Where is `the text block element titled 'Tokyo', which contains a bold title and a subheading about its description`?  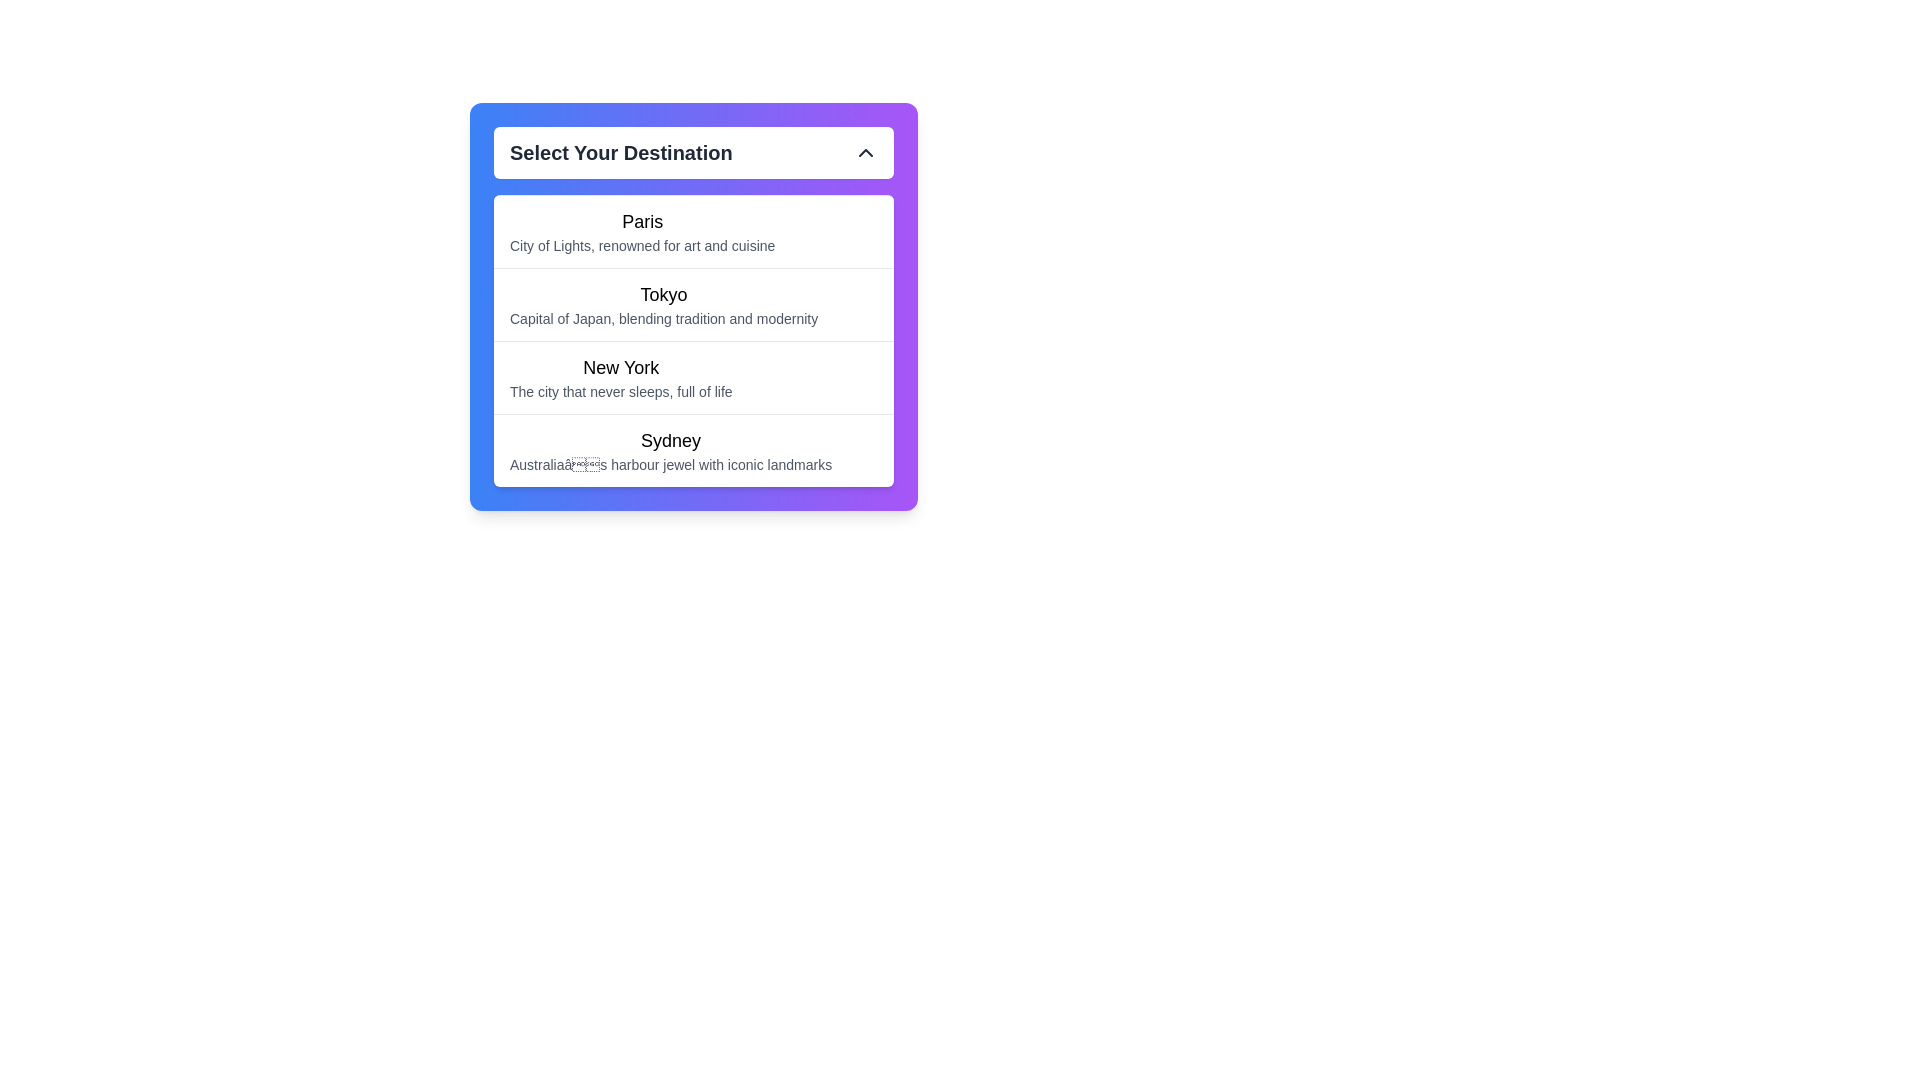 the text block element titled 'Tokyo', which contains a bold title and a subheading about its description is located at coordinates (664, 304).